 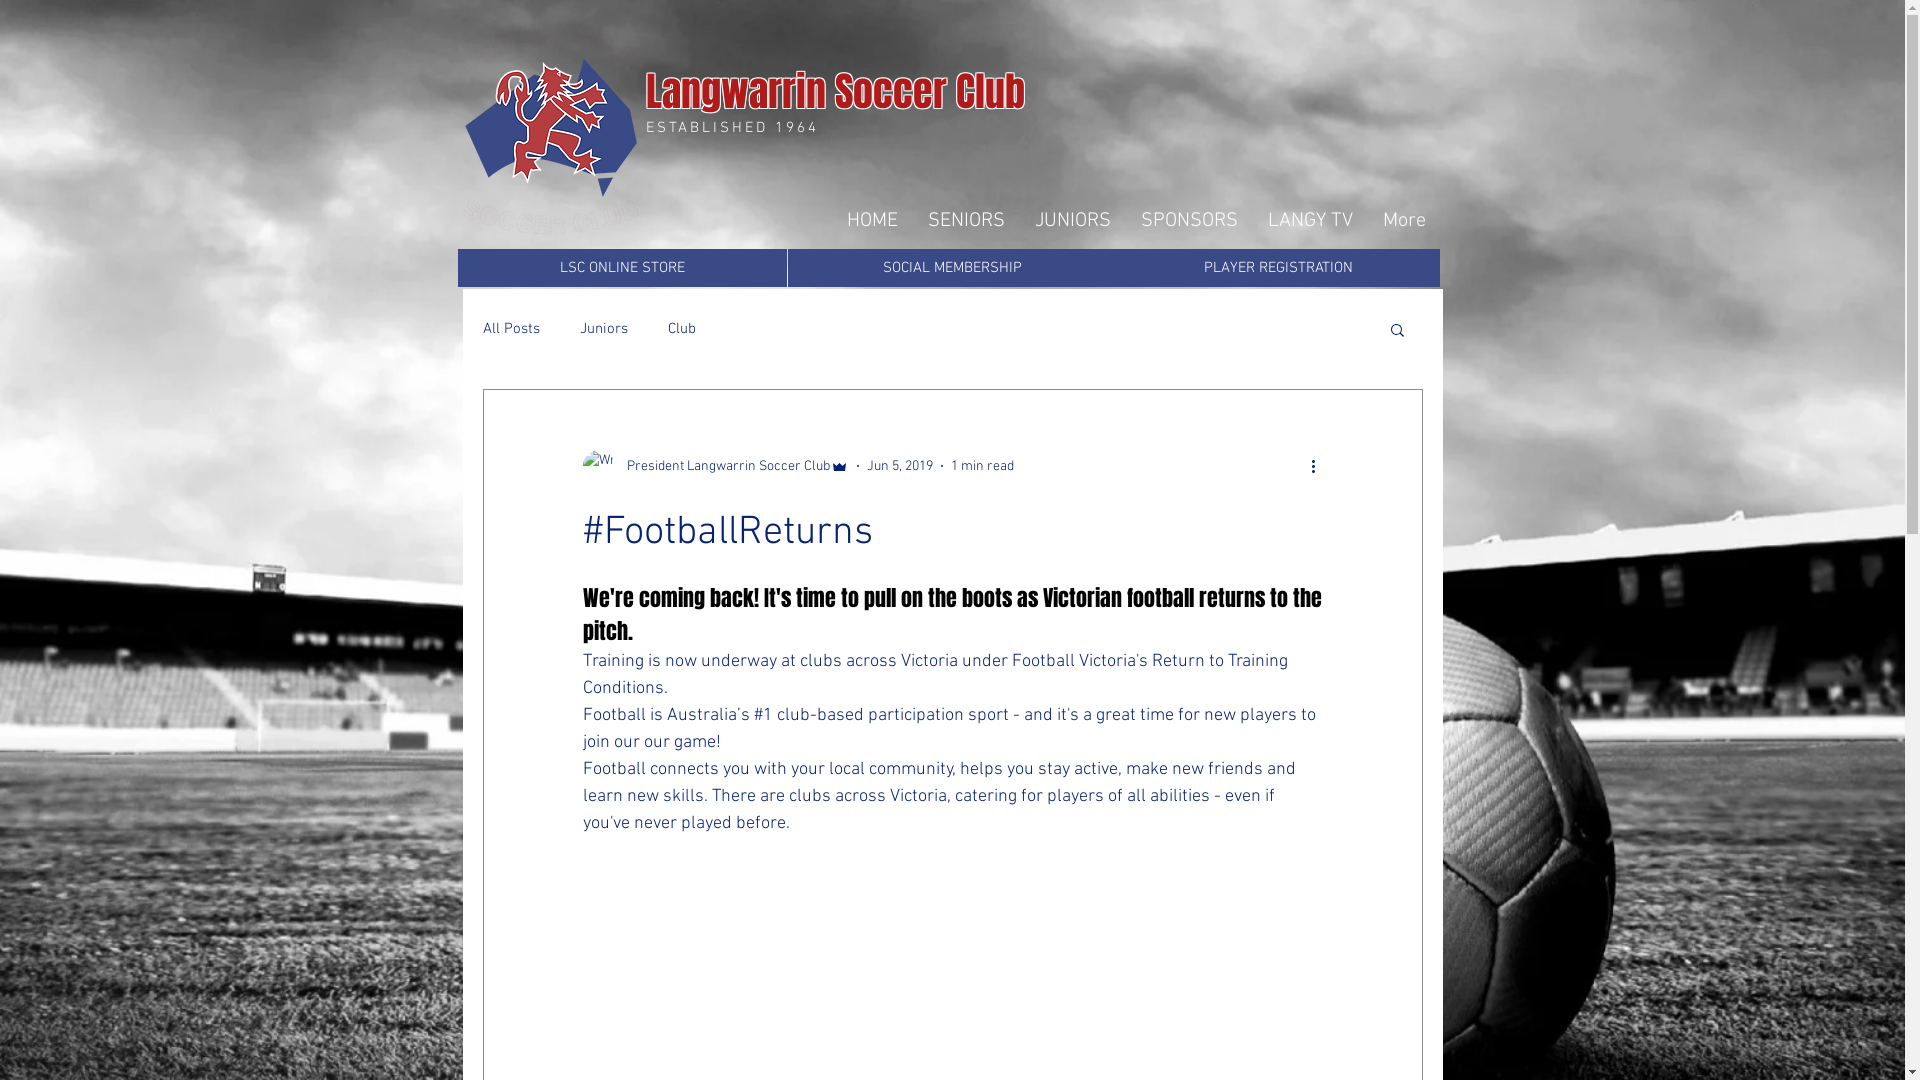 What do you see at coordinates (1126, 221) in the screenshot?
I see `'SPONSORS'` at bounding box center [1126, 221].